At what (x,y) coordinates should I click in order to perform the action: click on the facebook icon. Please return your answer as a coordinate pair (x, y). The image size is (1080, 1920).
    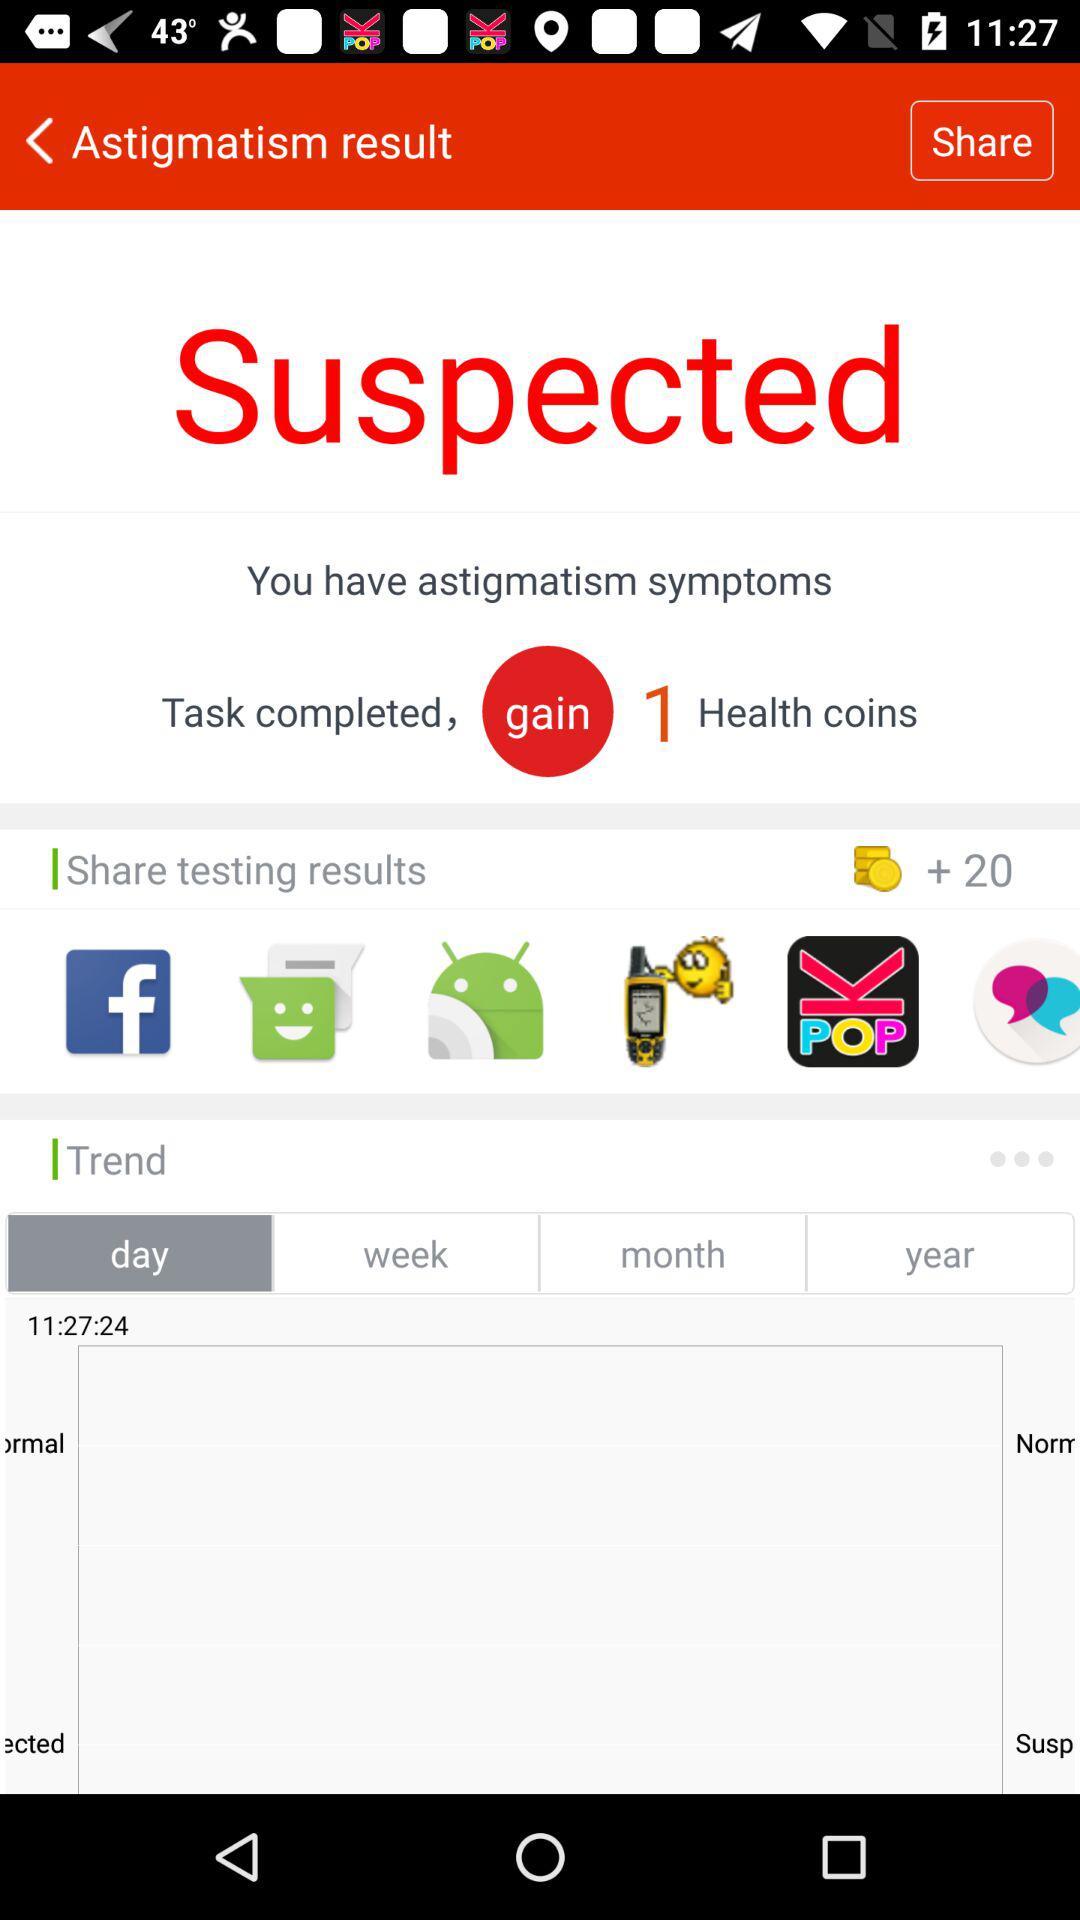
    Looking at the image, I should click on (118, 1001).